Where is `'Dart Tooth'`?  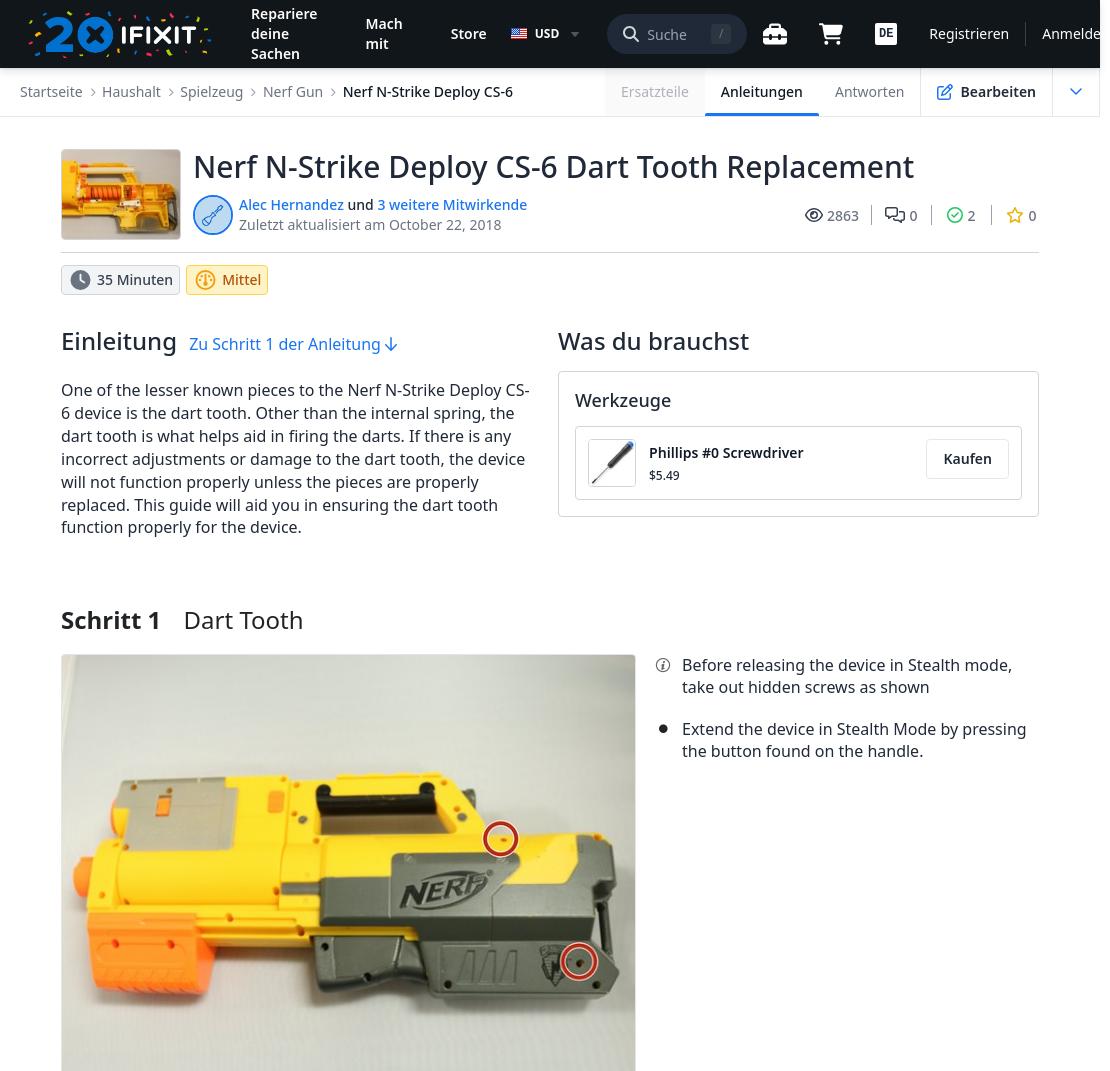
'Dart Tooth' is located at coordinates (242, 618).